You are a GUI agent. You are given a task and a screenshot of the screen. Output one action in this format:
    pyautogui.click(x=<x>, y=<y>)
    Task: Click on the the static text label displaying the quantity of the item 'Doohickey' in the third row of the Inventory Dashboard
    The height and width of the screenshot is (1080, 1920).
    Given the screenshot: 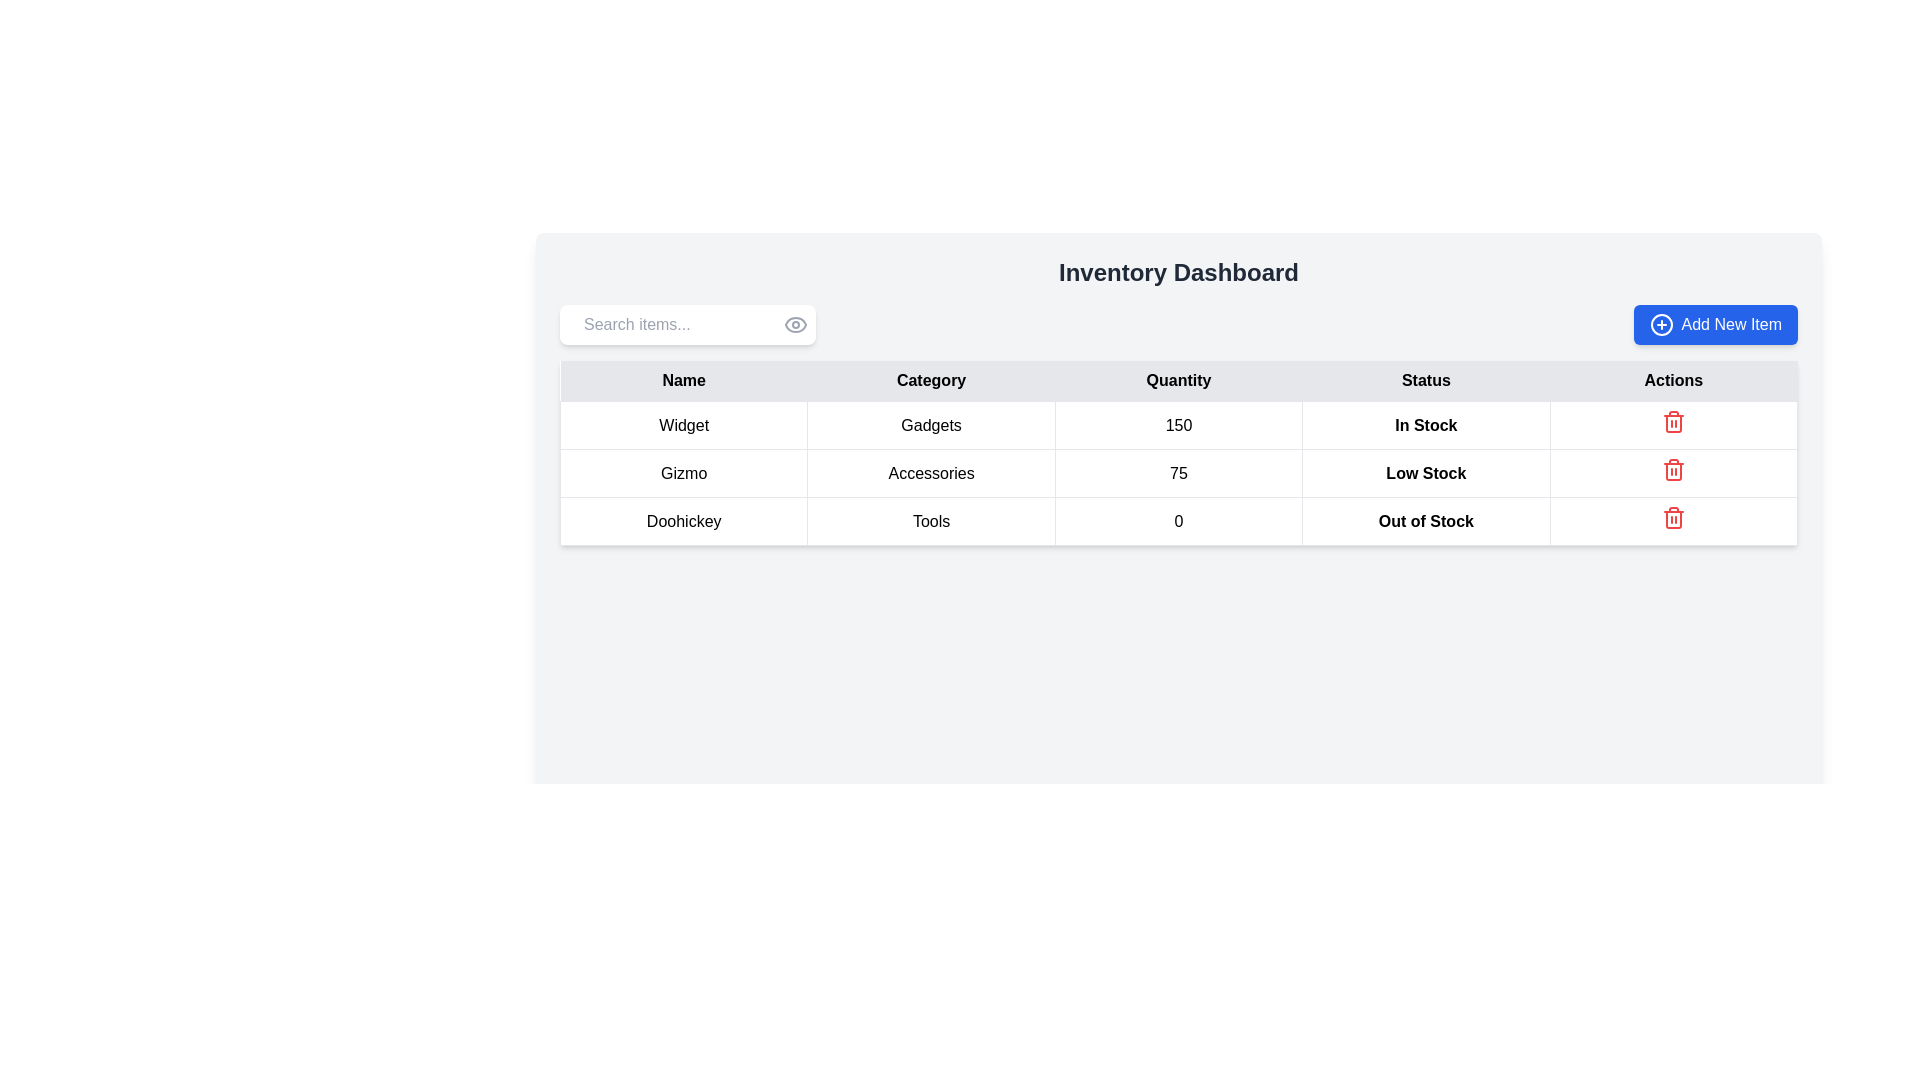 What is the action you would take?
    pyautogui.click(x=1179, y=520)
    